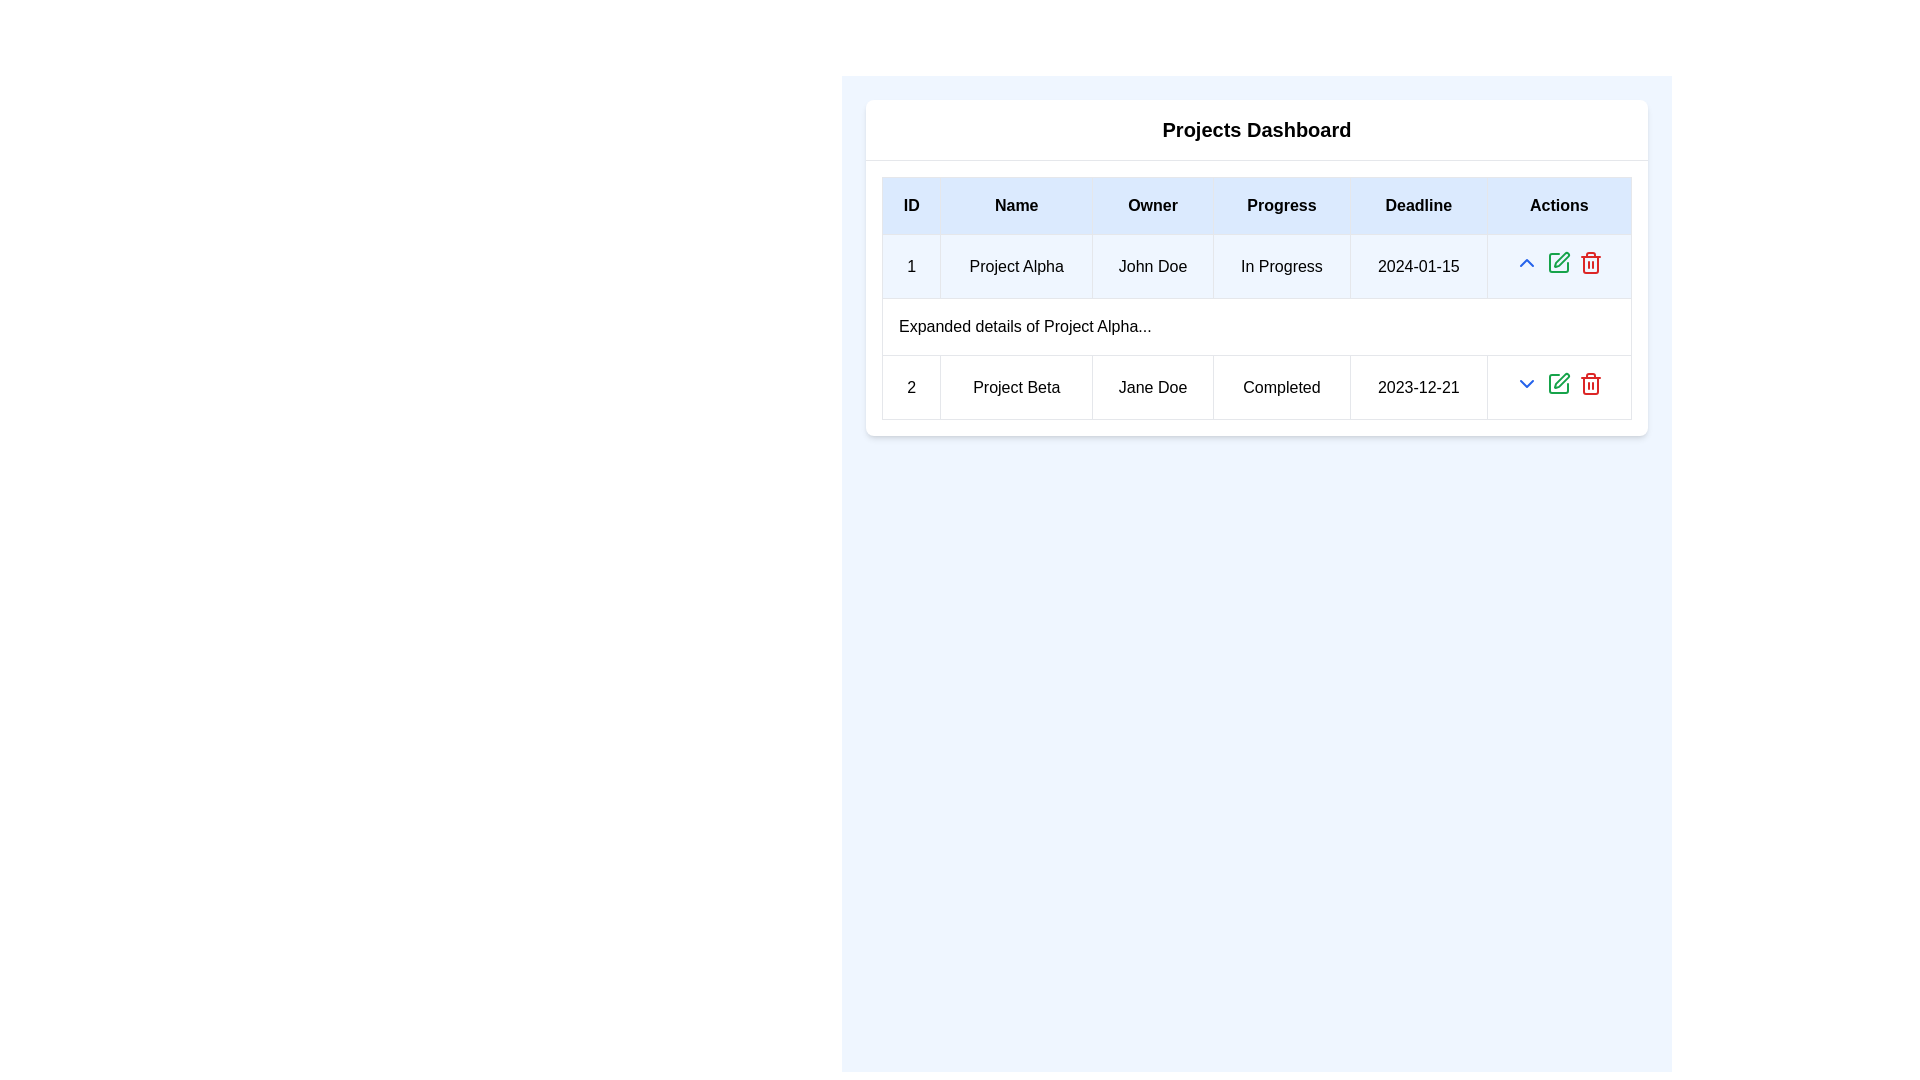  What do you see at coordinates (1256, 130) in the screenshot?
I see `the text heading element located at the top center of the page, which serves as the title for the current section` at bounding box center [1256, 130].